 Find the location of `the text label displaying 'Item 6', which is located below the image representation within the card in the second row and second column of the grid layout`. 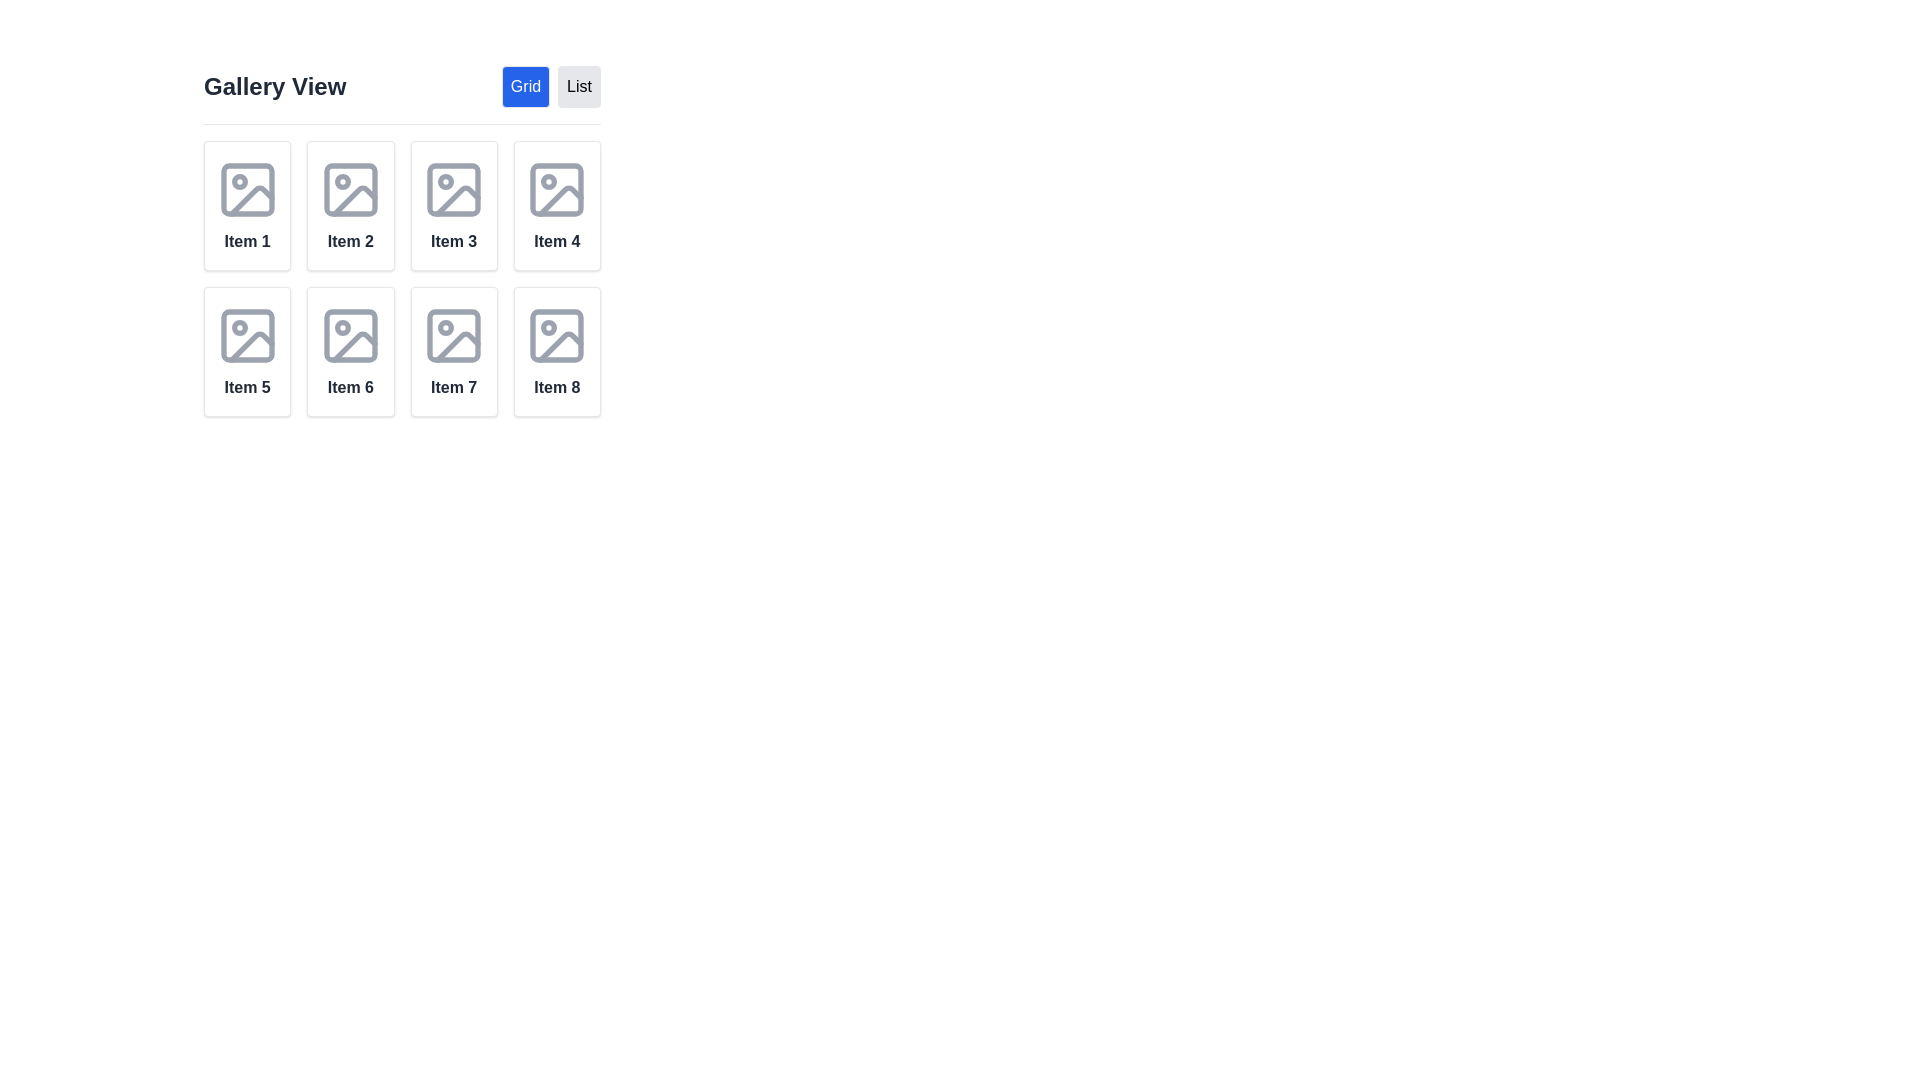

the text label displaying 'Item 6', which is located below the image representation within the card in the second row and second column of the grid layout is located at coordinates (350, 388).